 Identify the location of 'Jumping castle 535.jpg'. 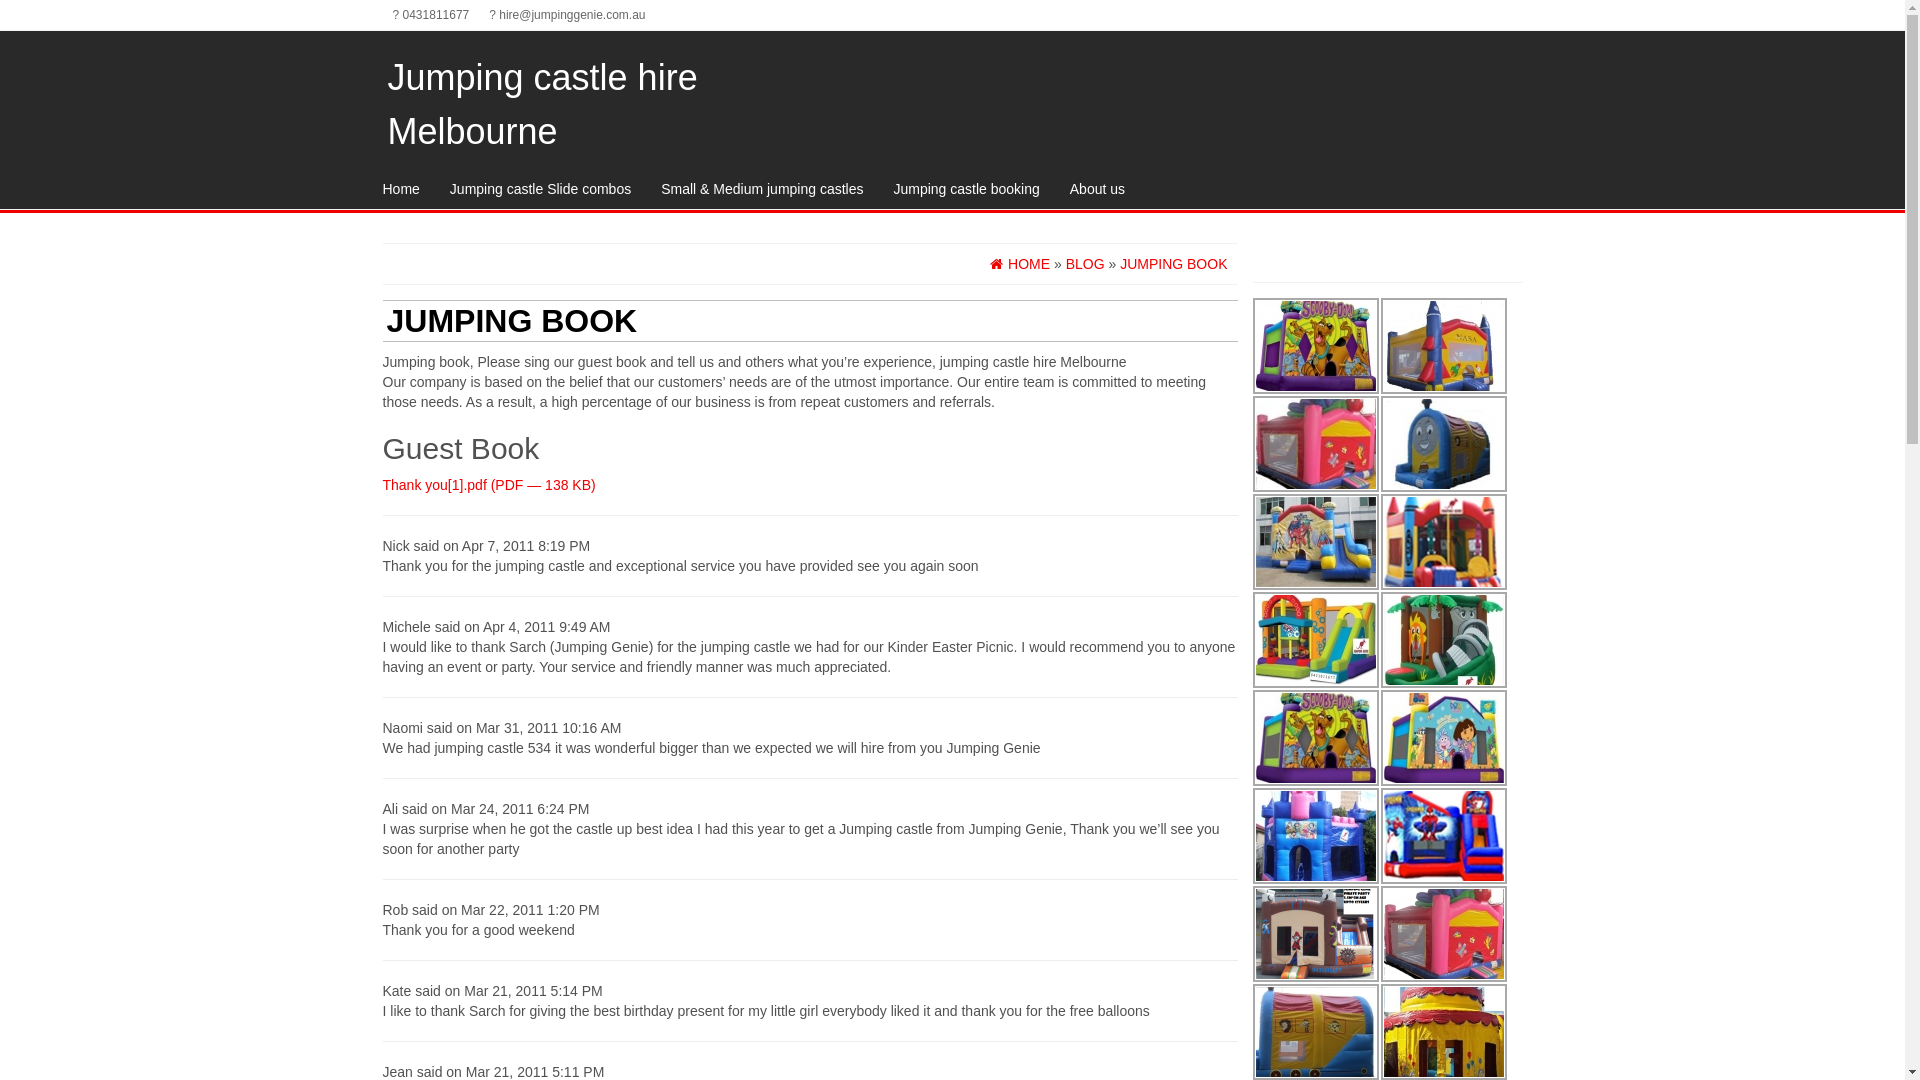
(1443, 542).